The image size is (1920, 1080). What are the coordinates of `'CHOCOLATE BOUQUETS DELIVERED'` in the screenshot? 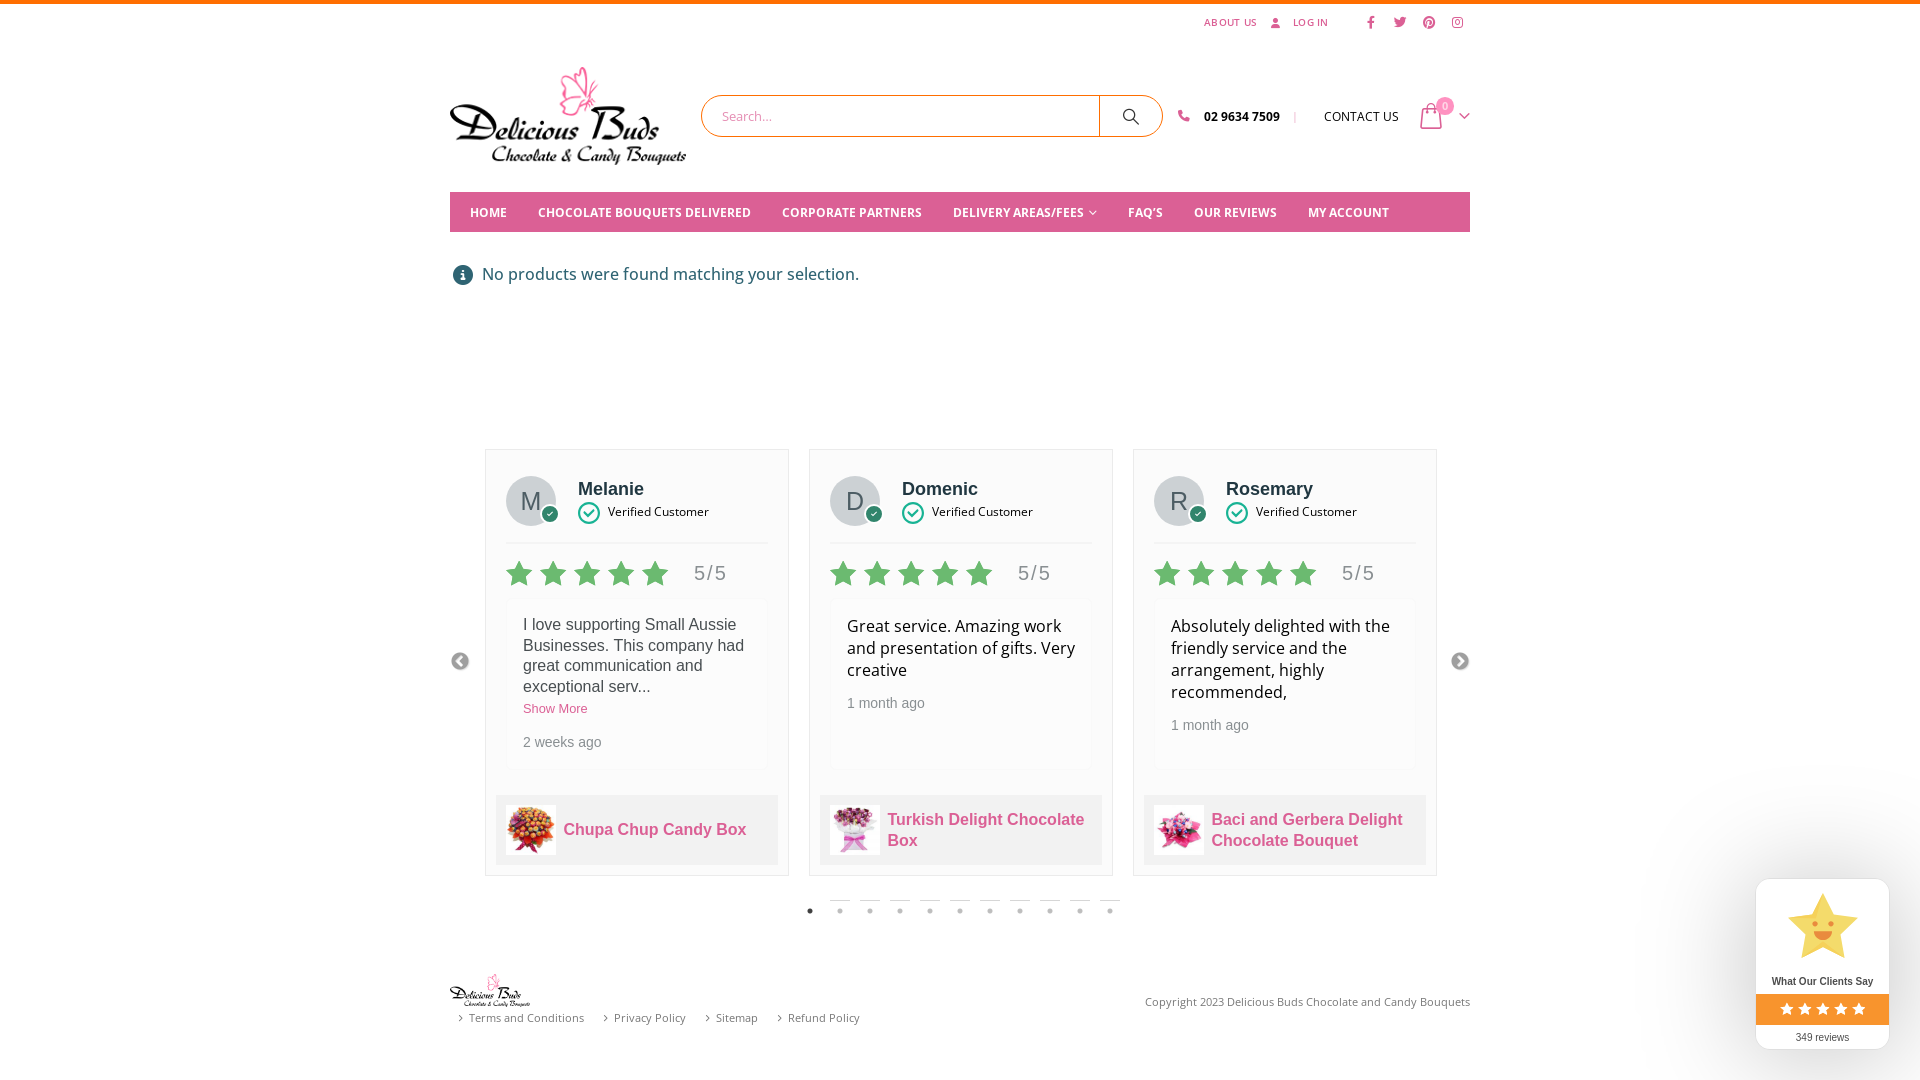 It's located at (638, 212).